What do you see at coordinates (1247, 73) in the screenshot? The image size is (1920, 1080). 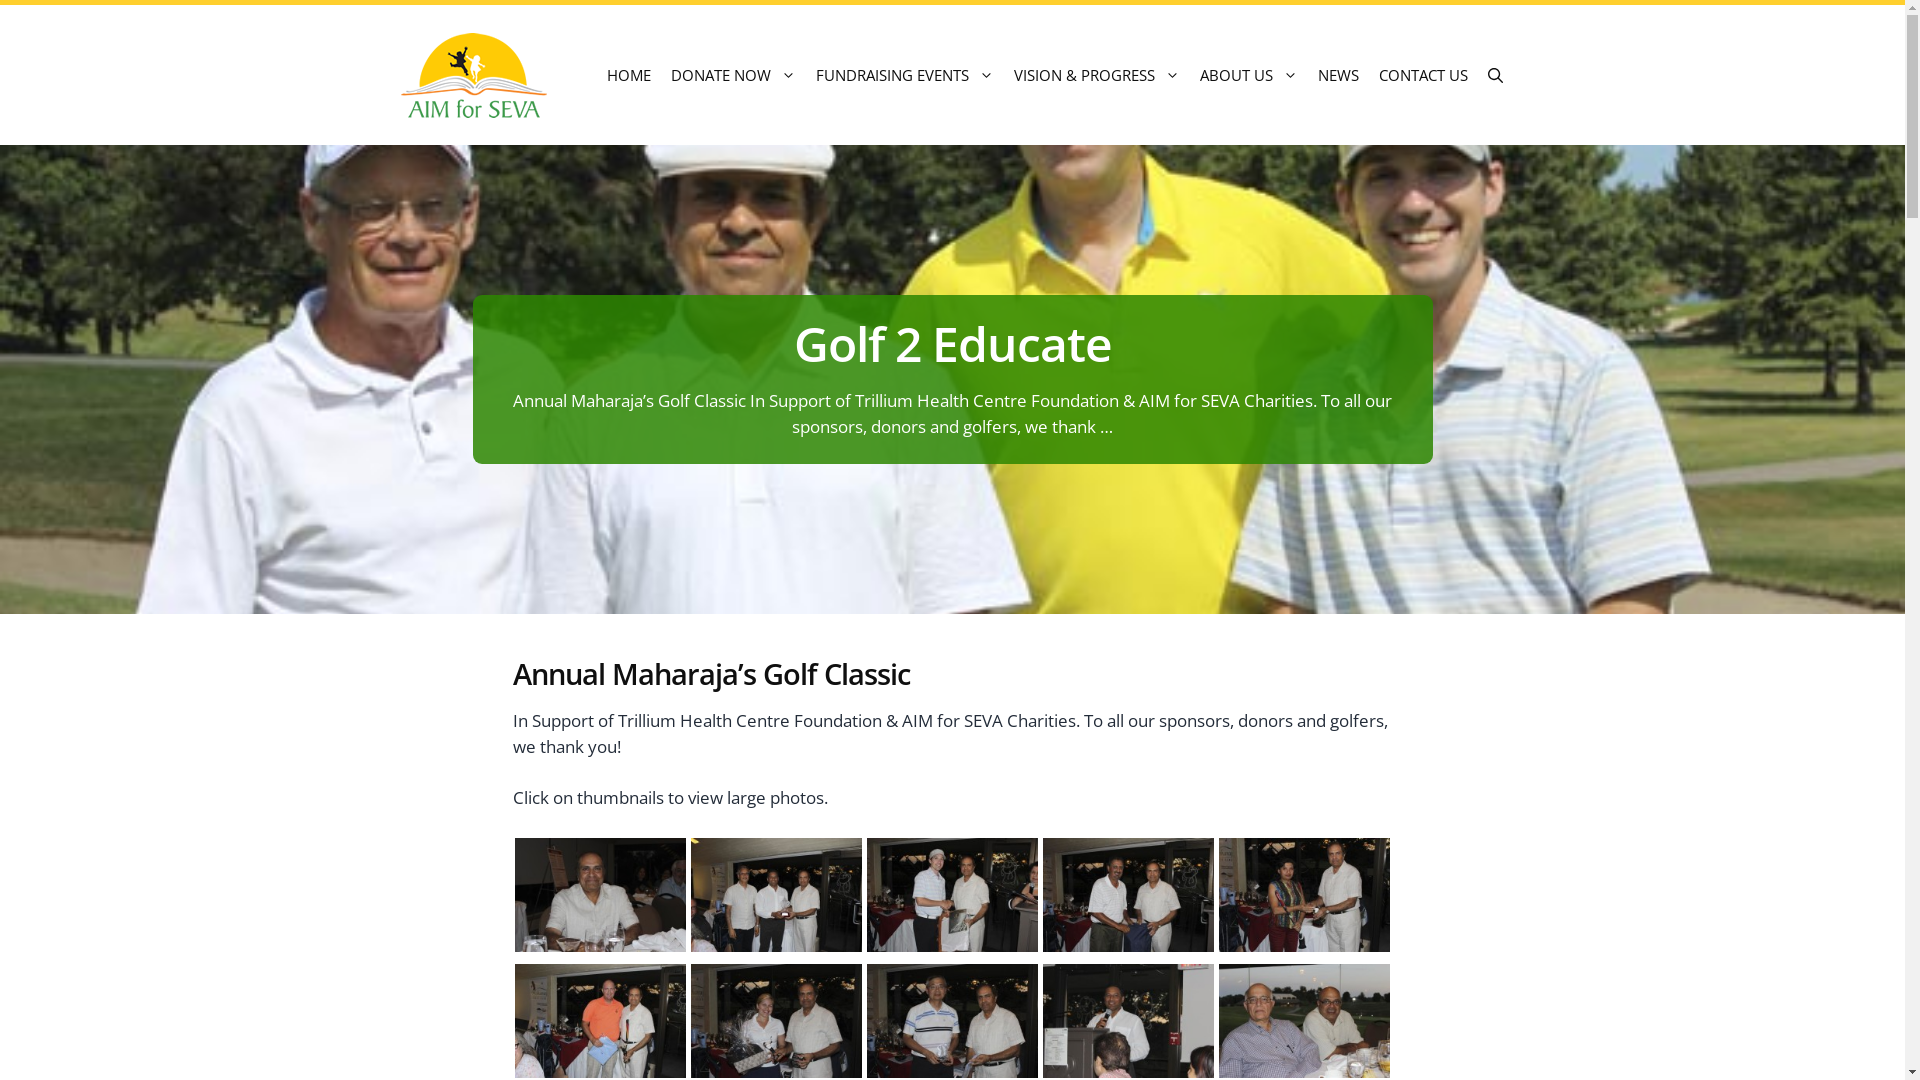 I see `'ABOUT US'` at bounding box center [1247, 73].